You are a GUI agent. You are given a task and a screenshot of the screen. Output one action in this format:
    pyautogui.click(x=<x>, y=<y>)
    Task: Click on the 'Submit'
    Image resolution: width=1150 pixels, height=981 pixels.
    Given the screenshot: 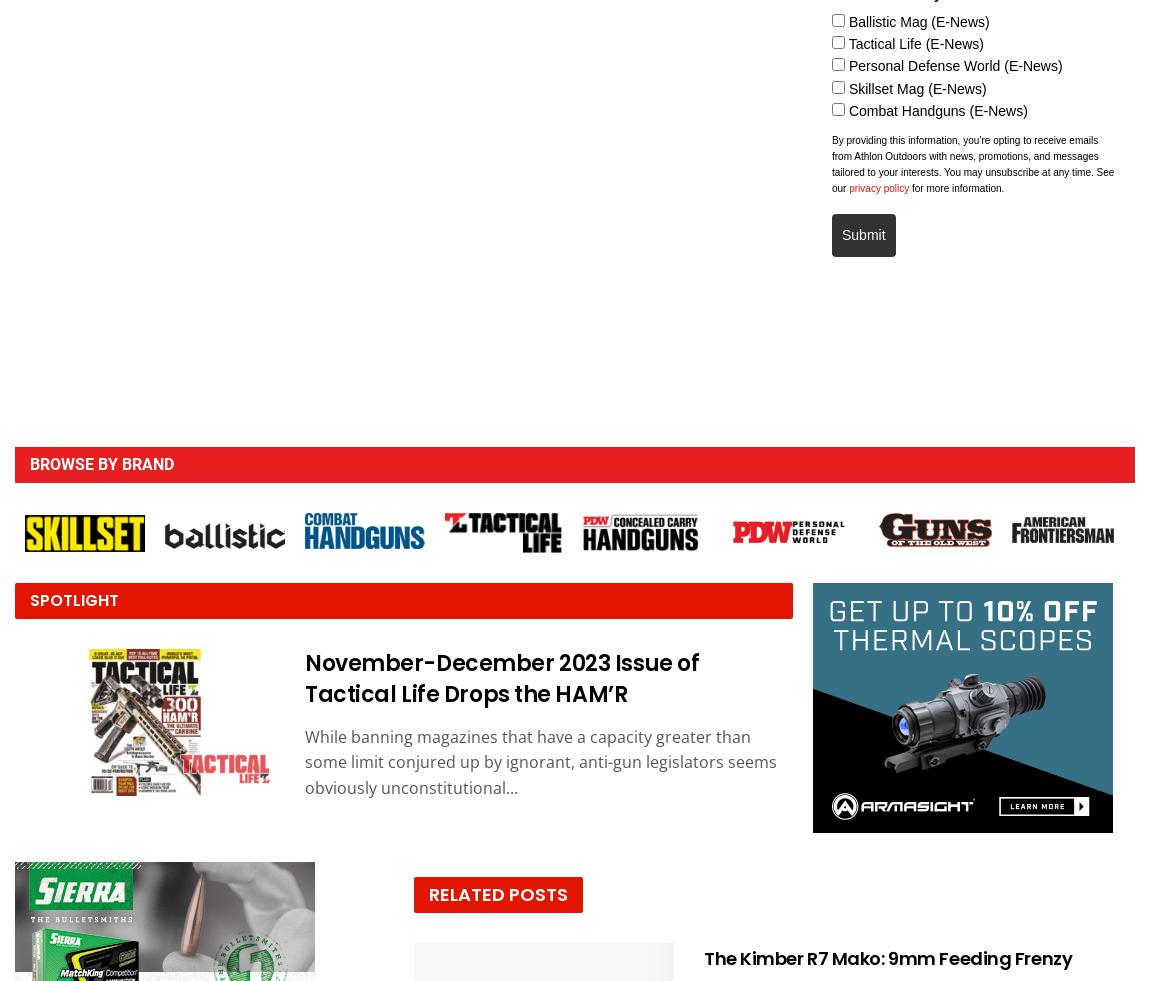 What is the action you would take?
    pyautogui.click(x=839, y=234)
    